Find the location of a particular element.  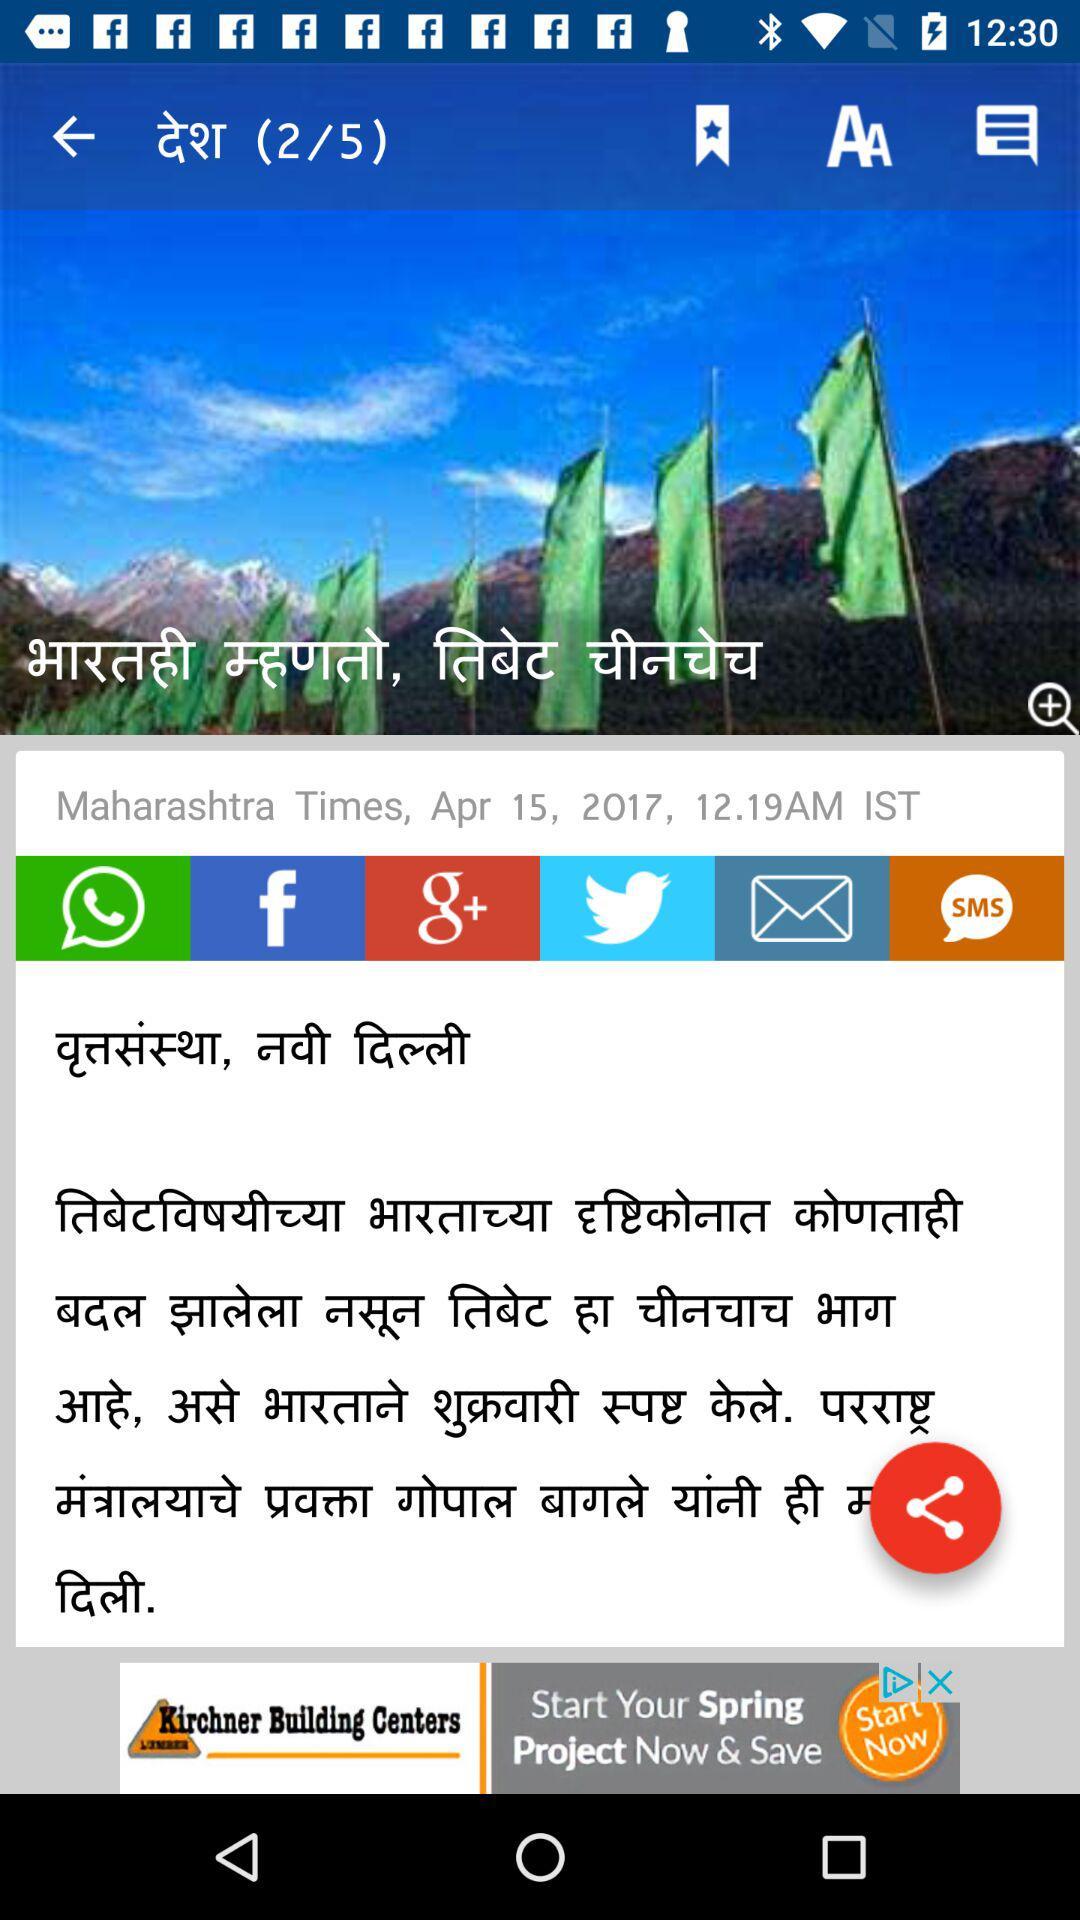

home is located at coordinates (801, 907).